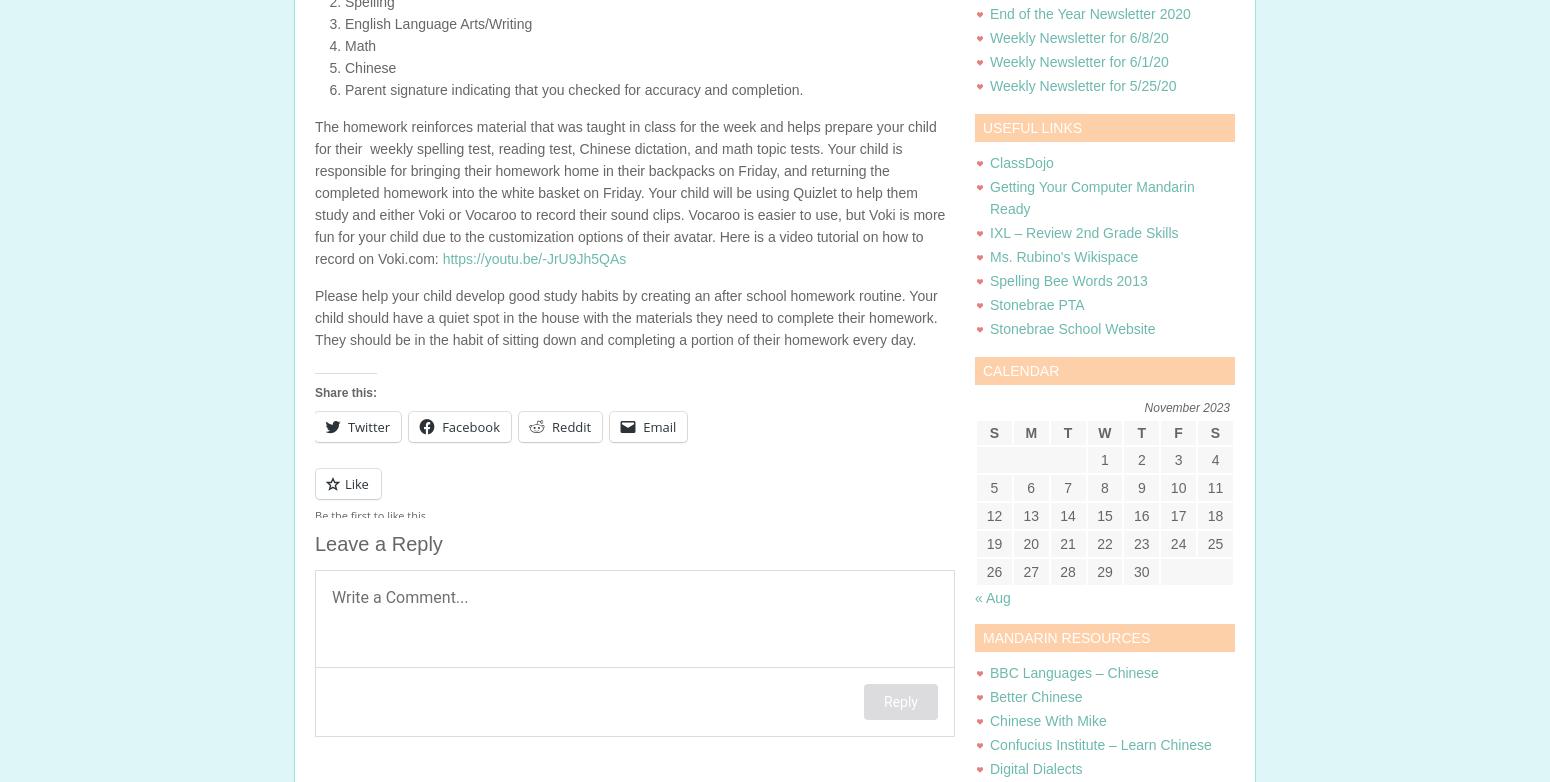 This screenshot has width=1550, height=782. Describe the element at coordinates (1140, 515) in the screenshot. I see `'16'` at that location.